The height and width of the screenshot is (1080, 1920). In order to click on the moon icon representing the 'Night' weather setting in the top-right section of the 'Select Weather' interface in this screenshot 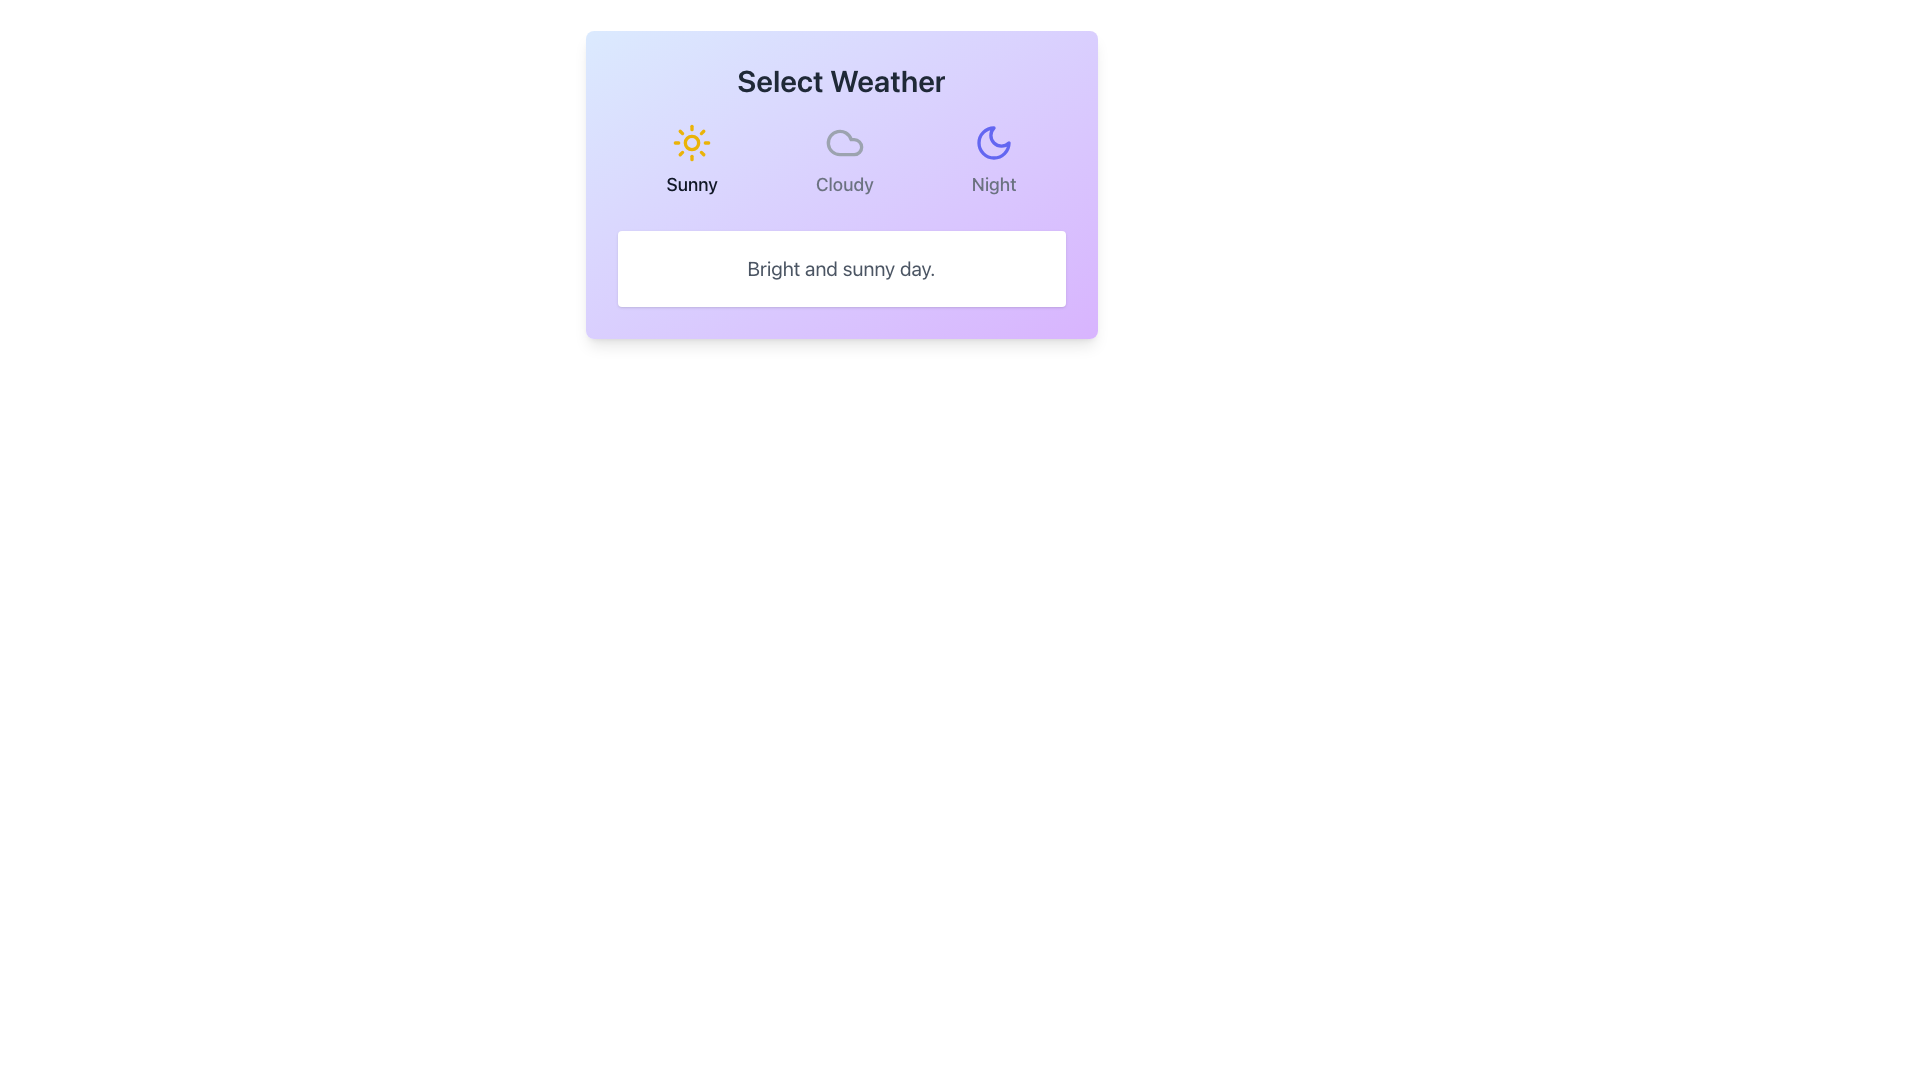, I will do `click(994, 141)`.